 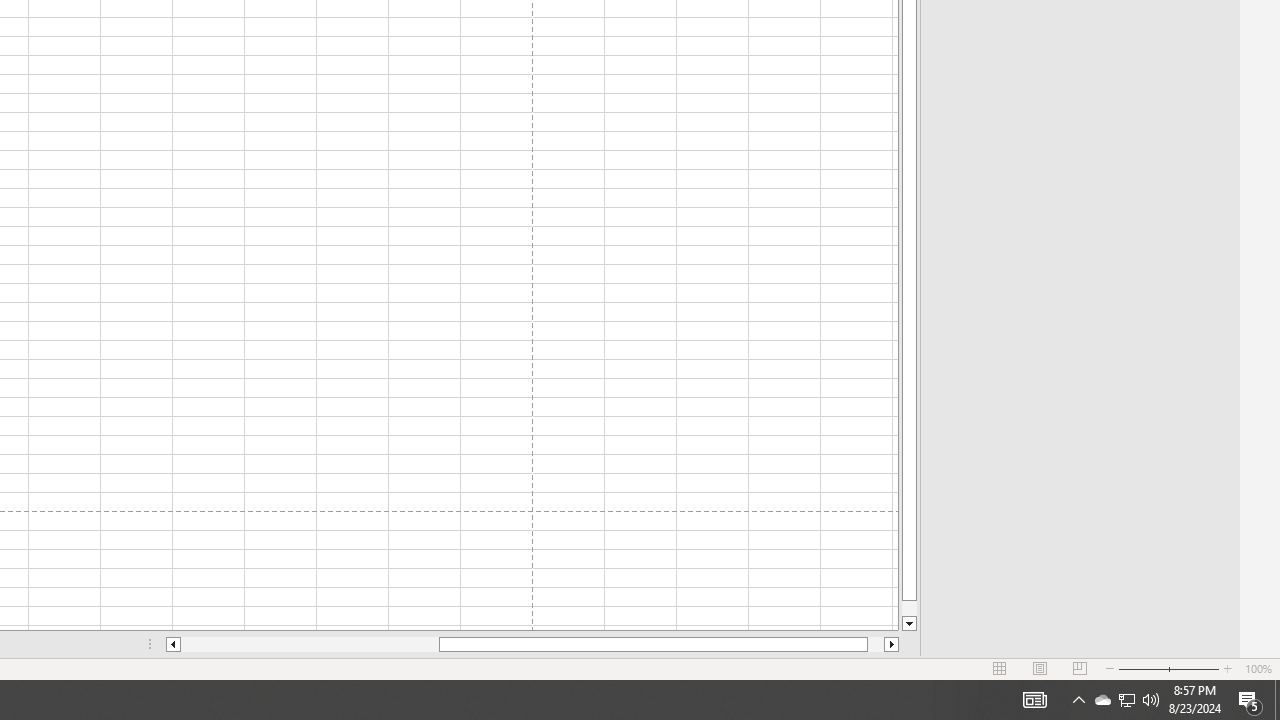 What do you see at coordinates (1000, 669) in the screenshot?
I see `'Normal'` at bounding box center [1000, 669].